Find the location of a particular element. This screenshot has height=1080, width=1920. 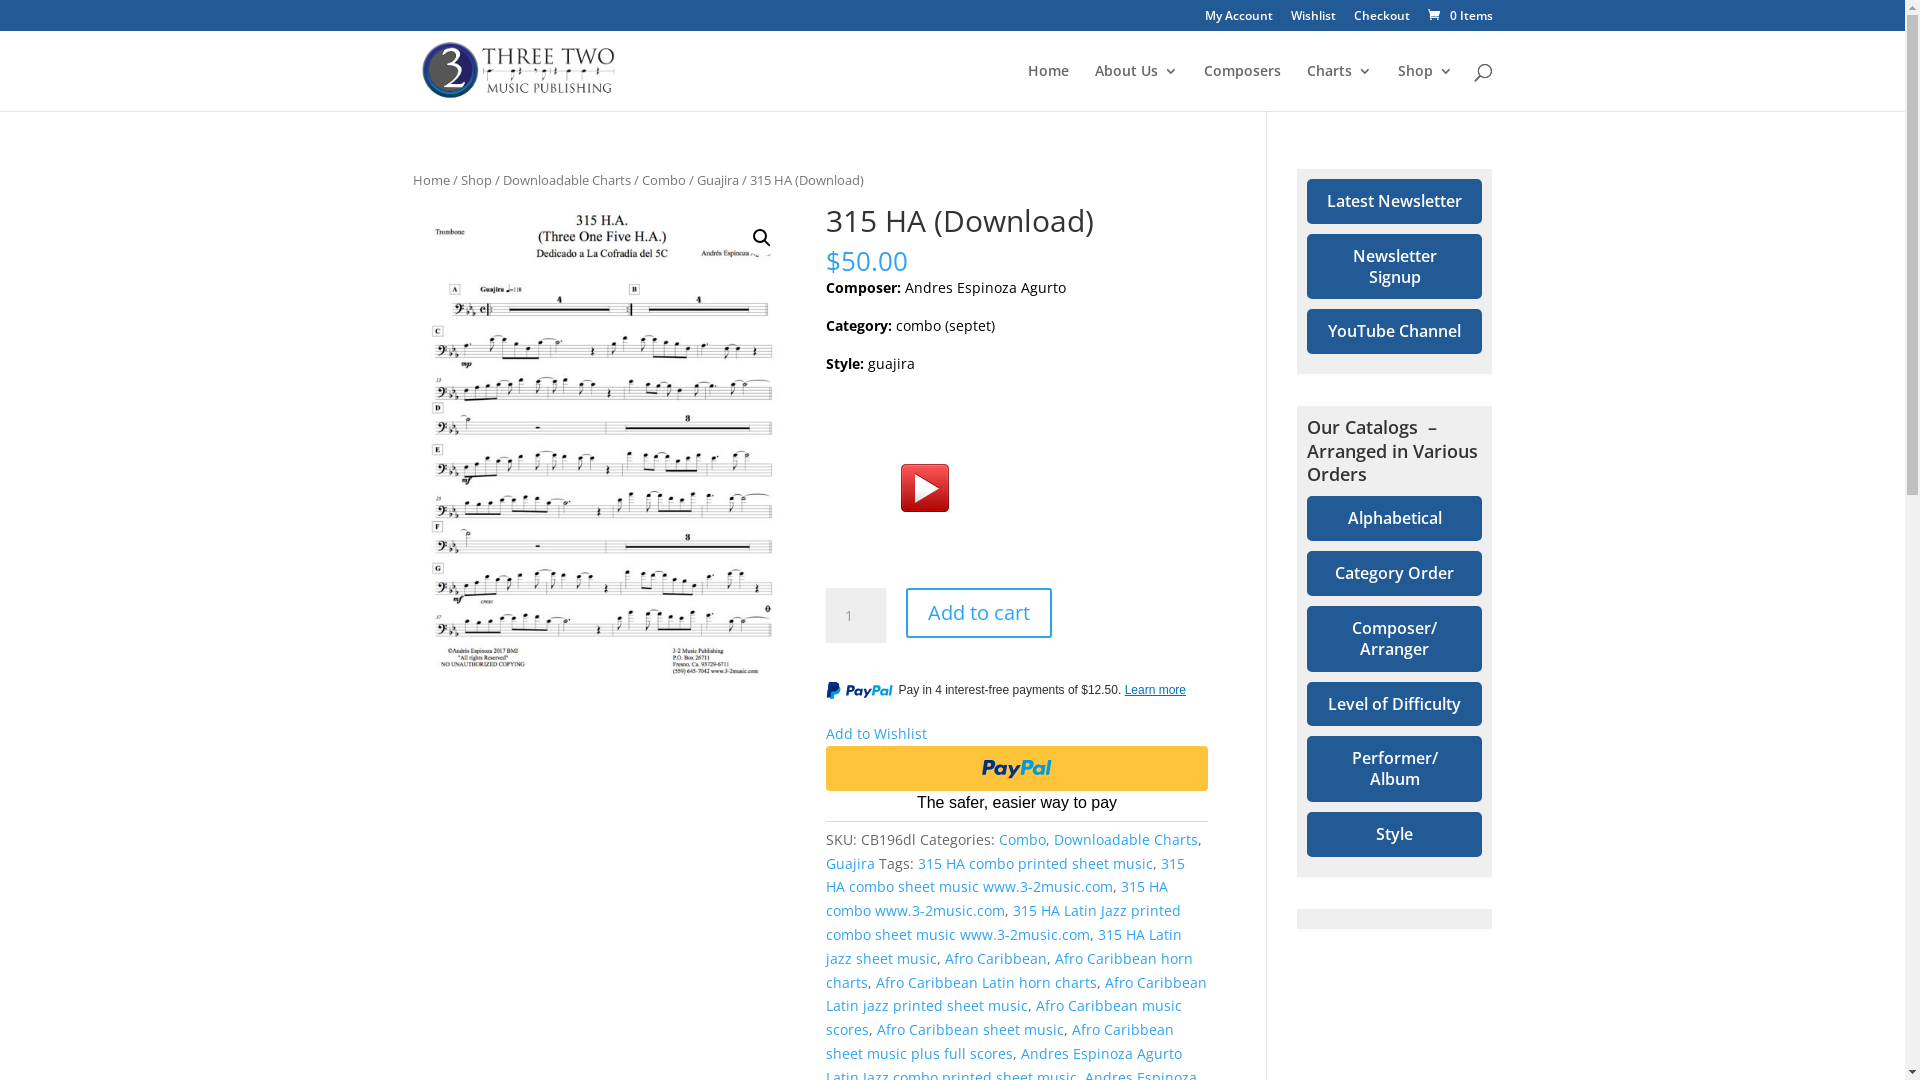

'Afro Caribbean sheet music' is located at coordinates (970, 1029).